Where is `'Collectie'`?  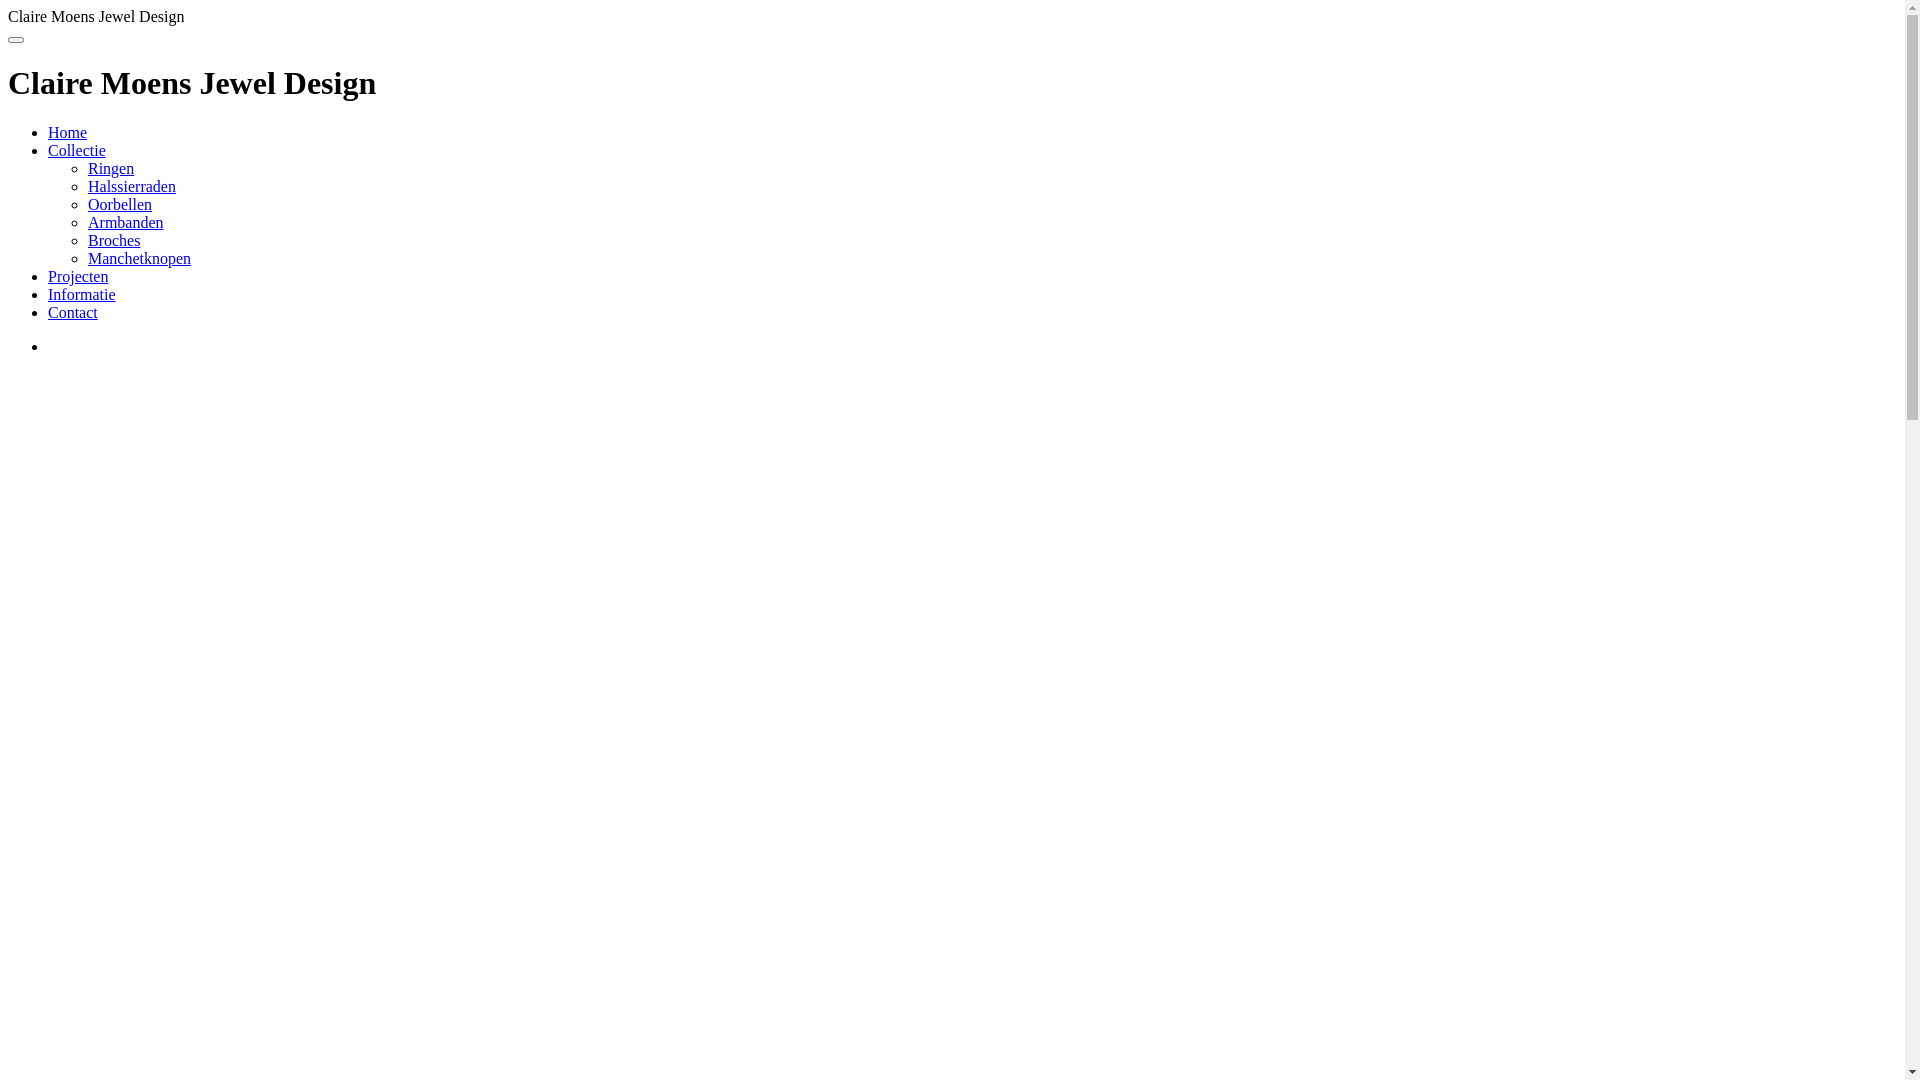
'Collectie' is located at coordinates (76, 149).